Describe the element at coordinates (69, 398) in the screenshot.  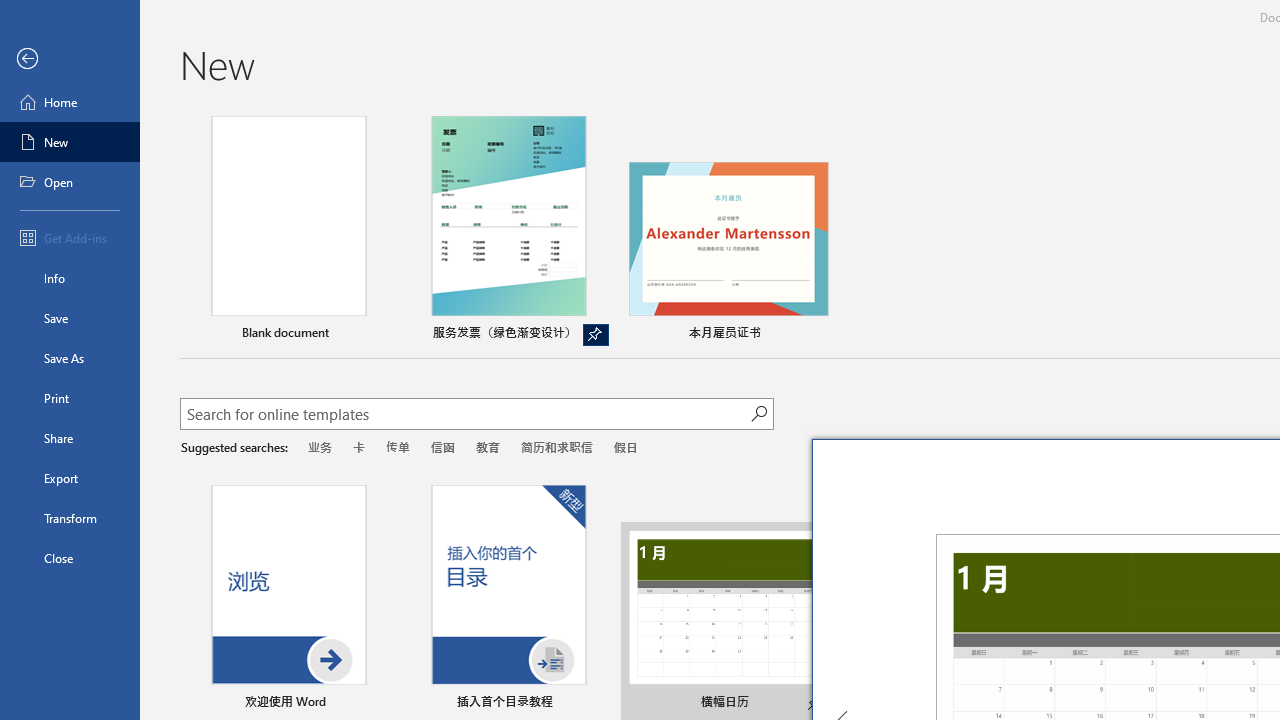
I see `'Print'` at that location.